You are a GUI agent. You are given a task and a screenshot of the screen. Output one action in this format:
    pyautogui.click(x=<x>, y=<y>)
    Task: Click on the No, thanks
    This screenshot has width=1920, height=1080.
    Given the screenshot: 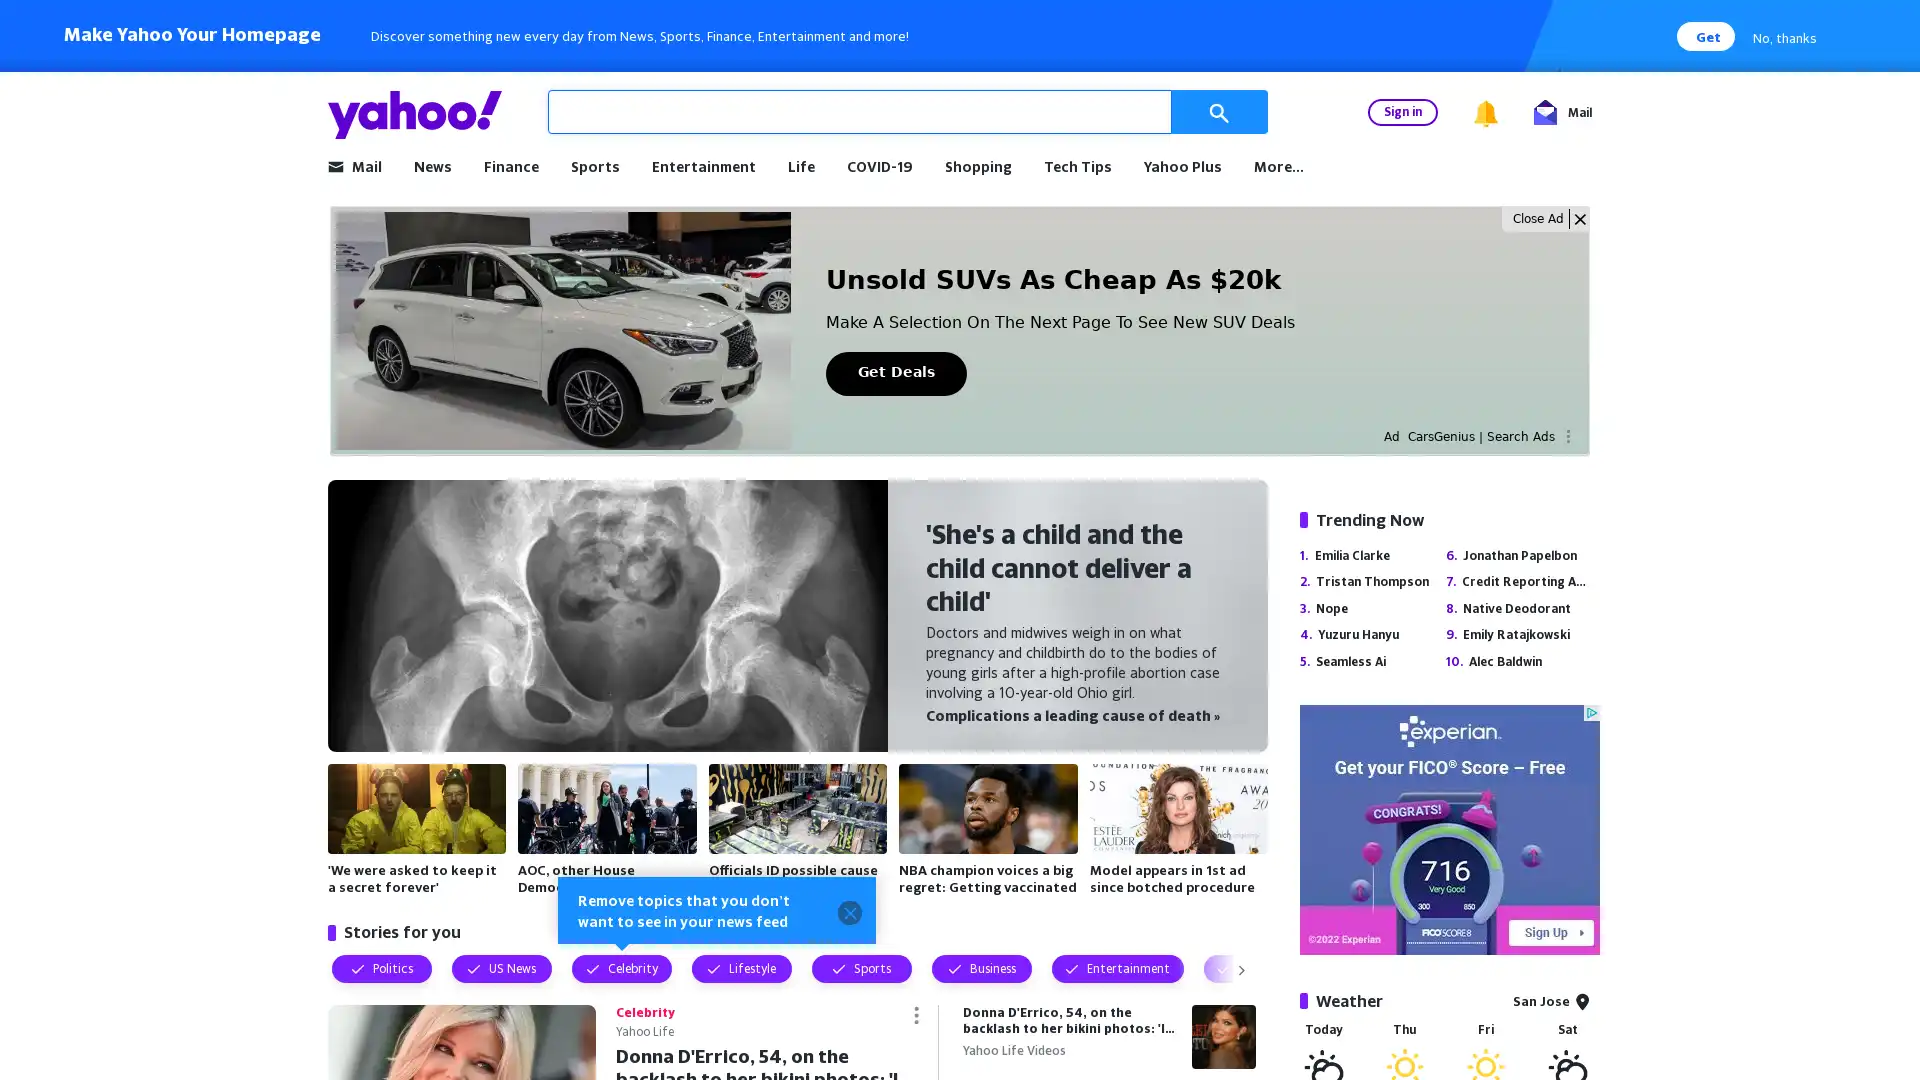 What is the action you would take?
    pyautogui.click(x=1785, y=38)
    